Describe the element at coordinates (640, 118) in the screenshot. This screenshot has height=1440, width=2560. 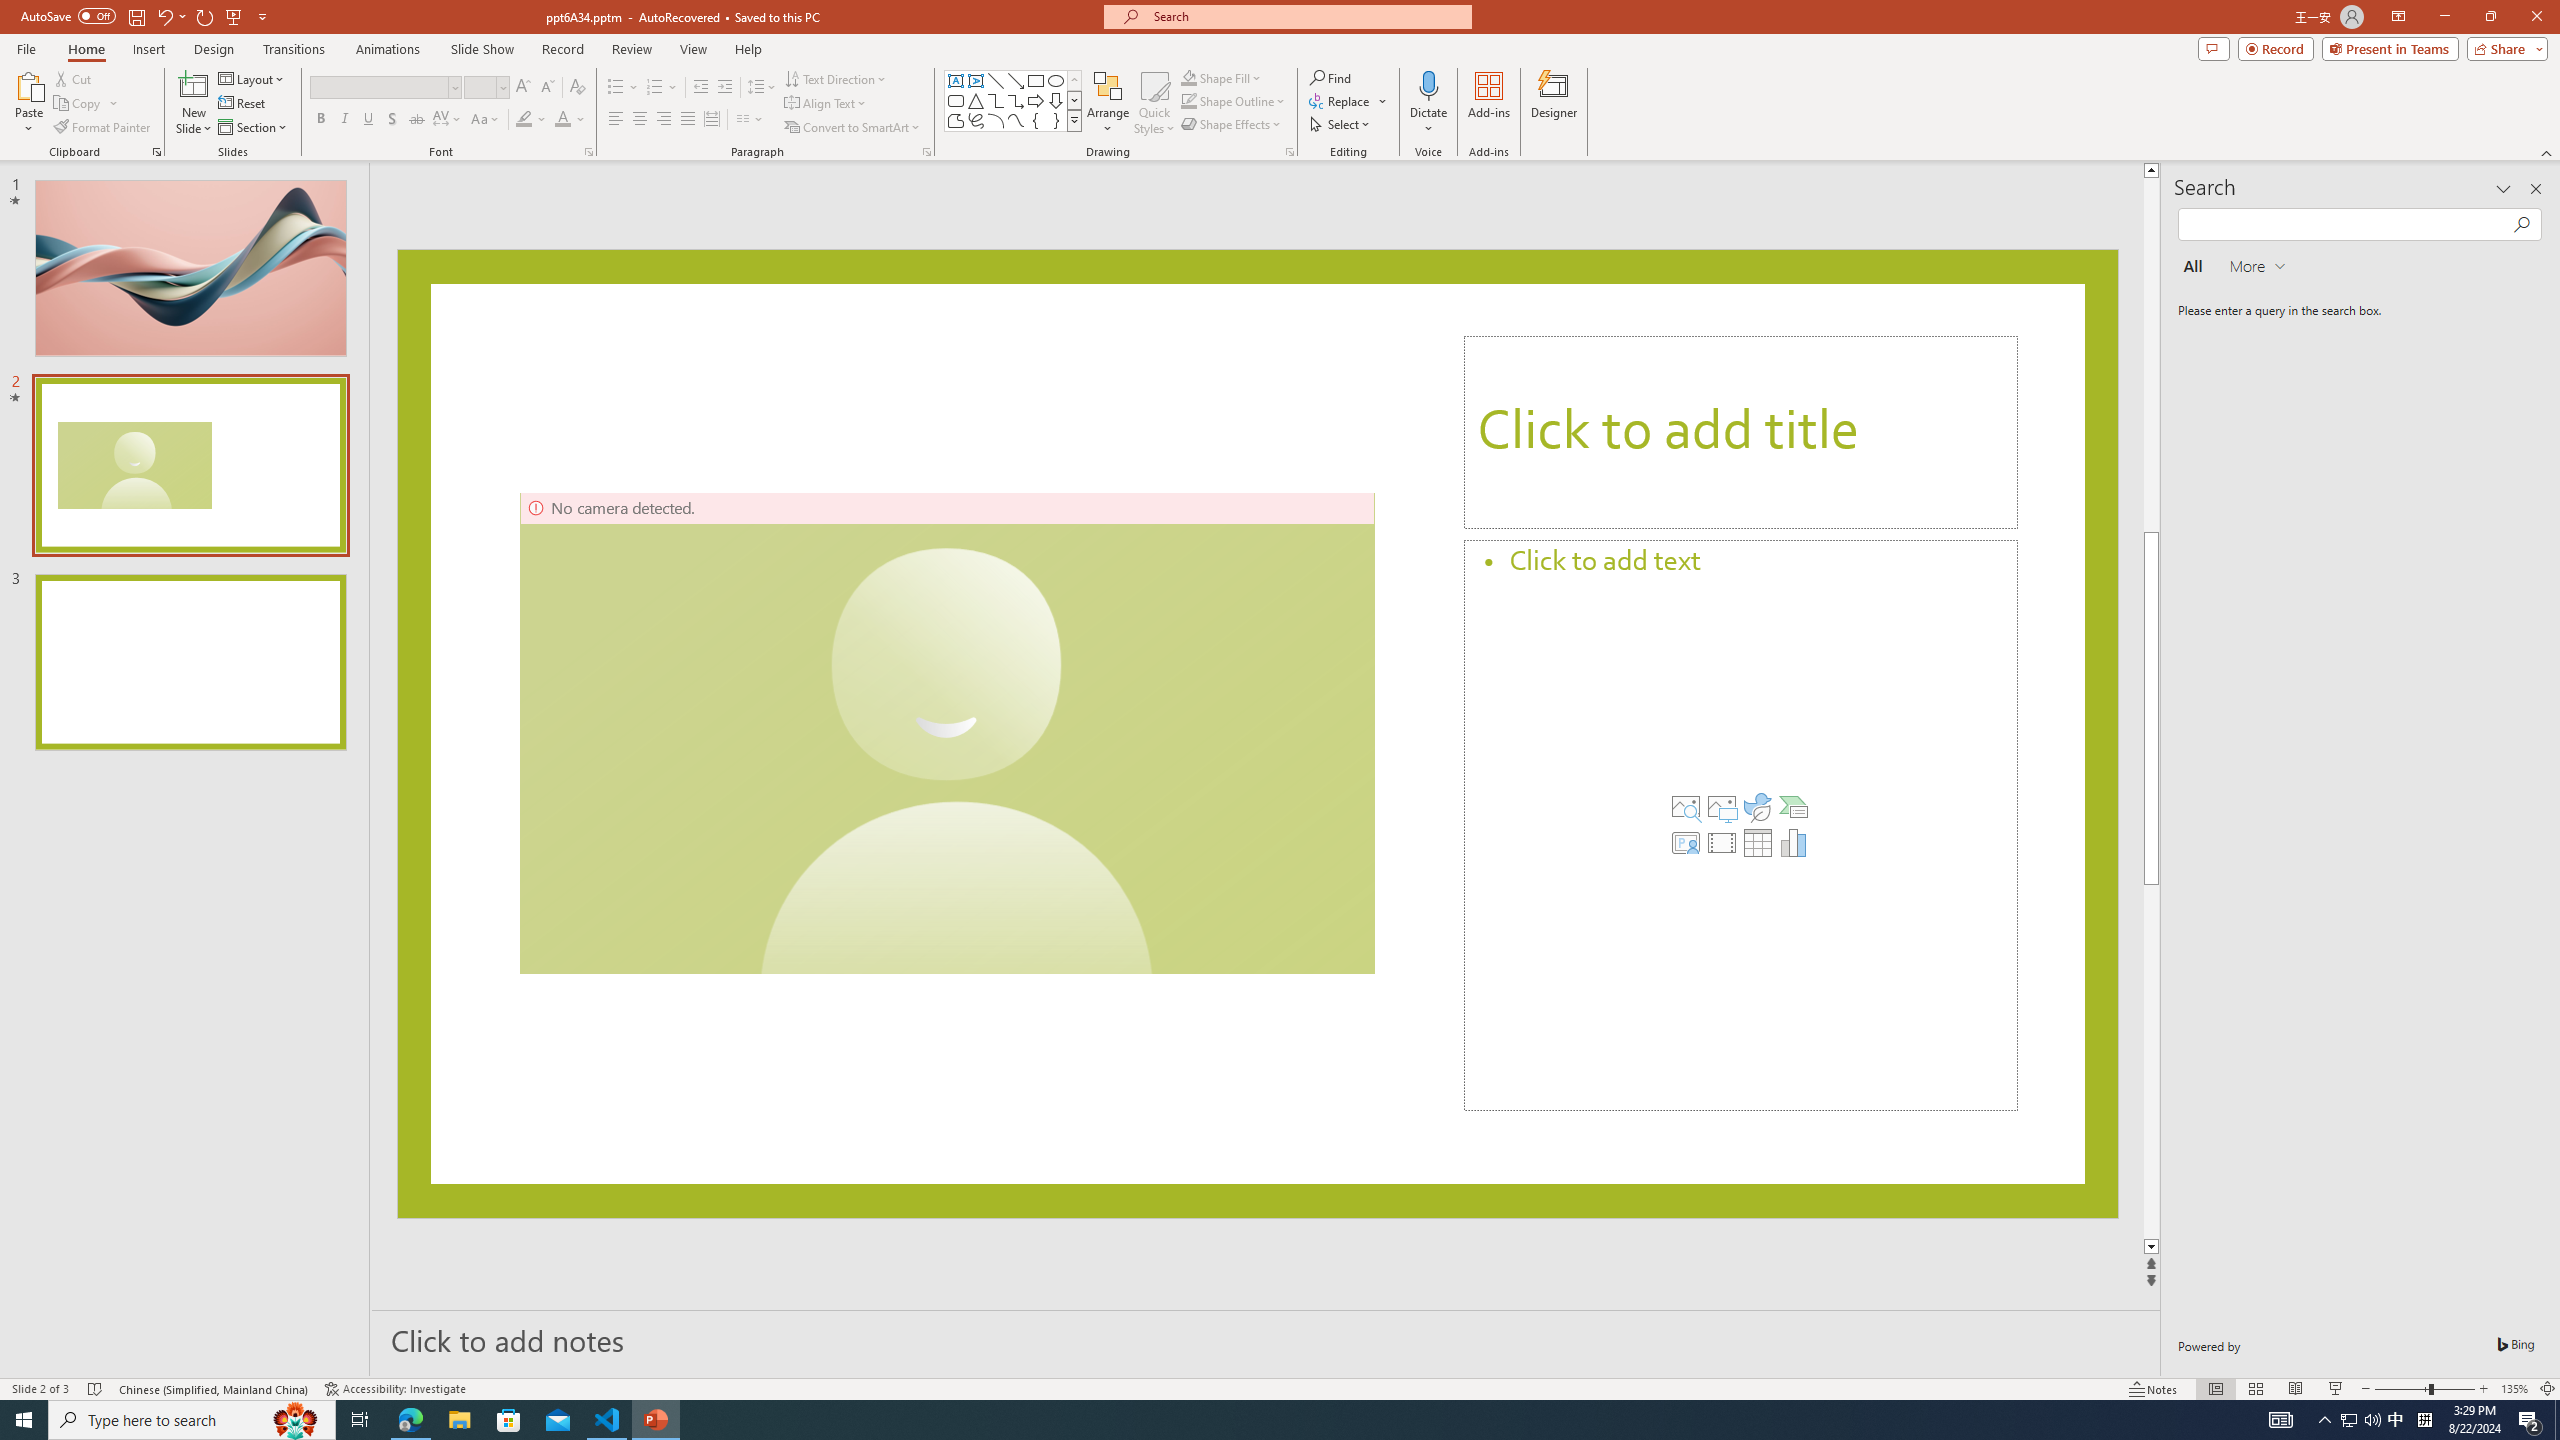
I see `'Center'` at that location.